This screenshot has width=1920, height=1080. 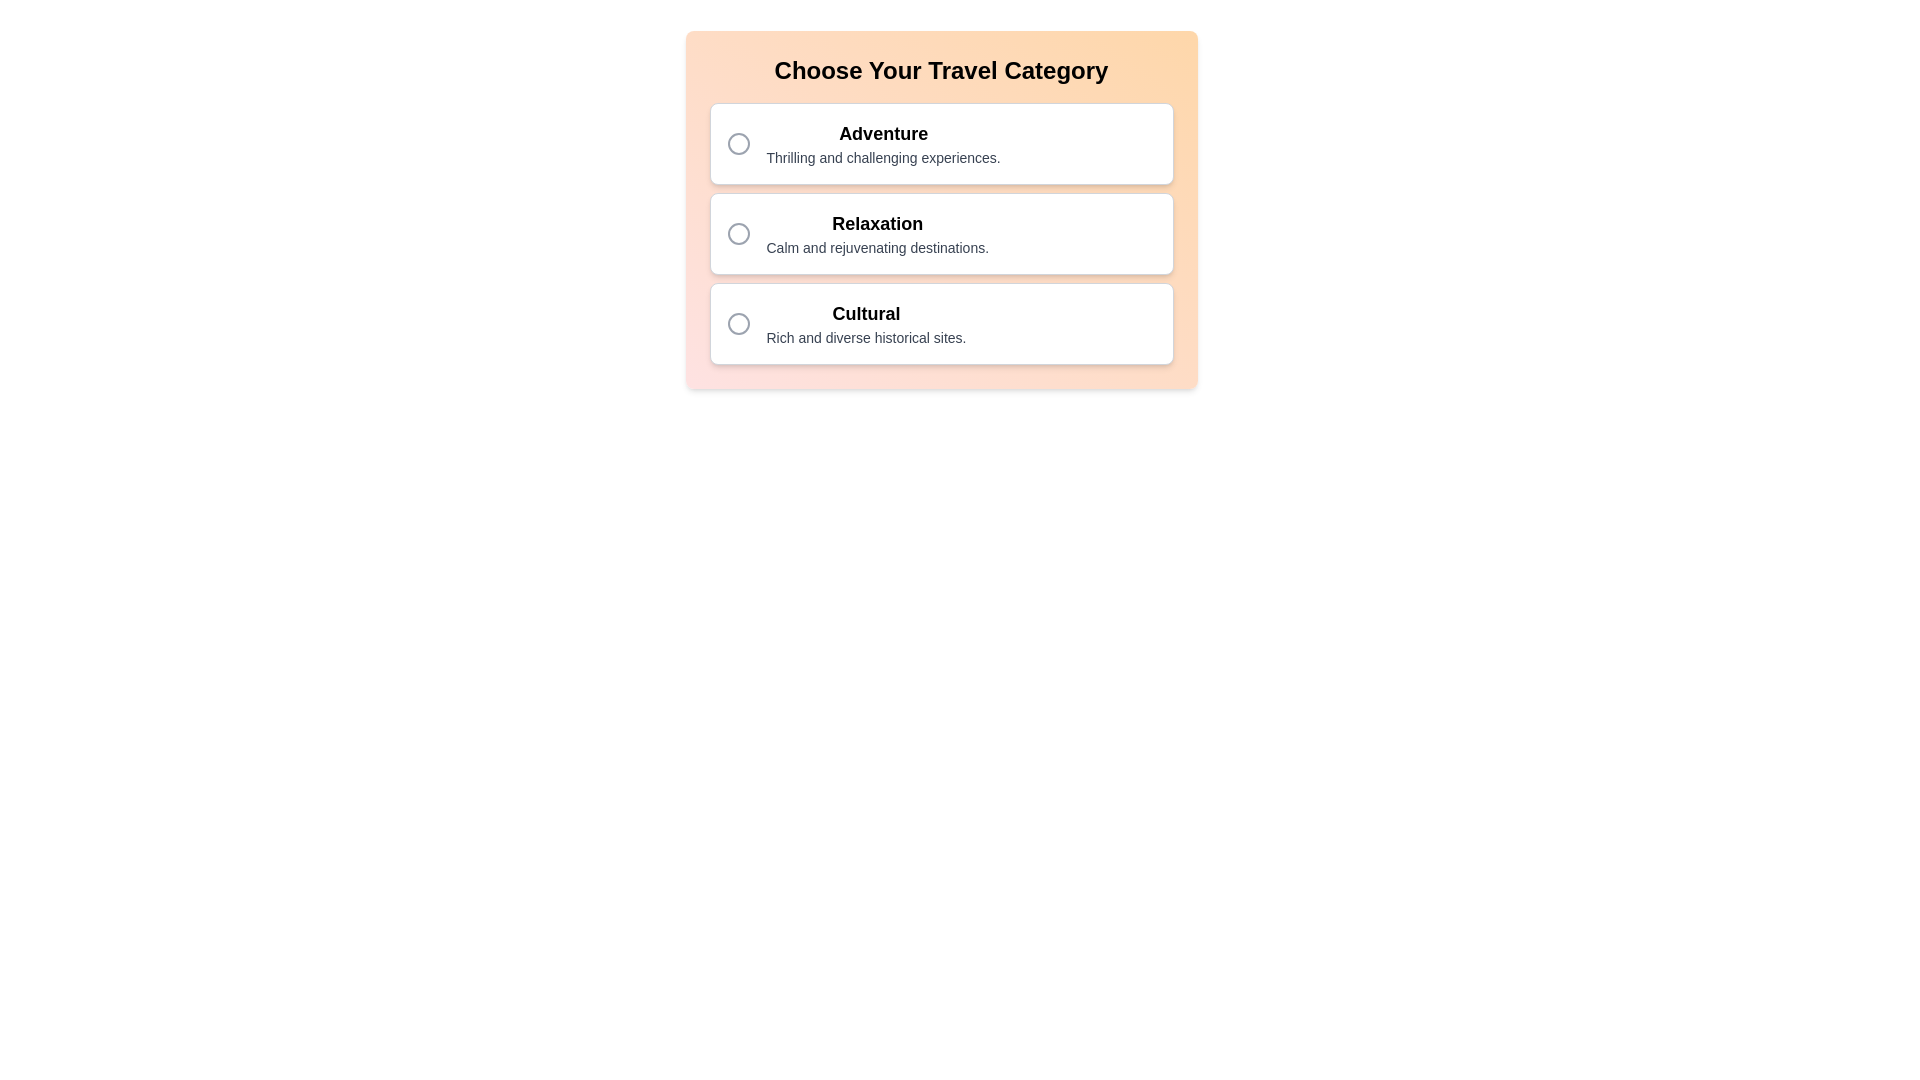 What do you see at coordinates (737, 233) in the screenshot?
I see `the radio button labeled 'Relaxation' to receive a visual indication of interactivity` at bounding box center [737, 233].